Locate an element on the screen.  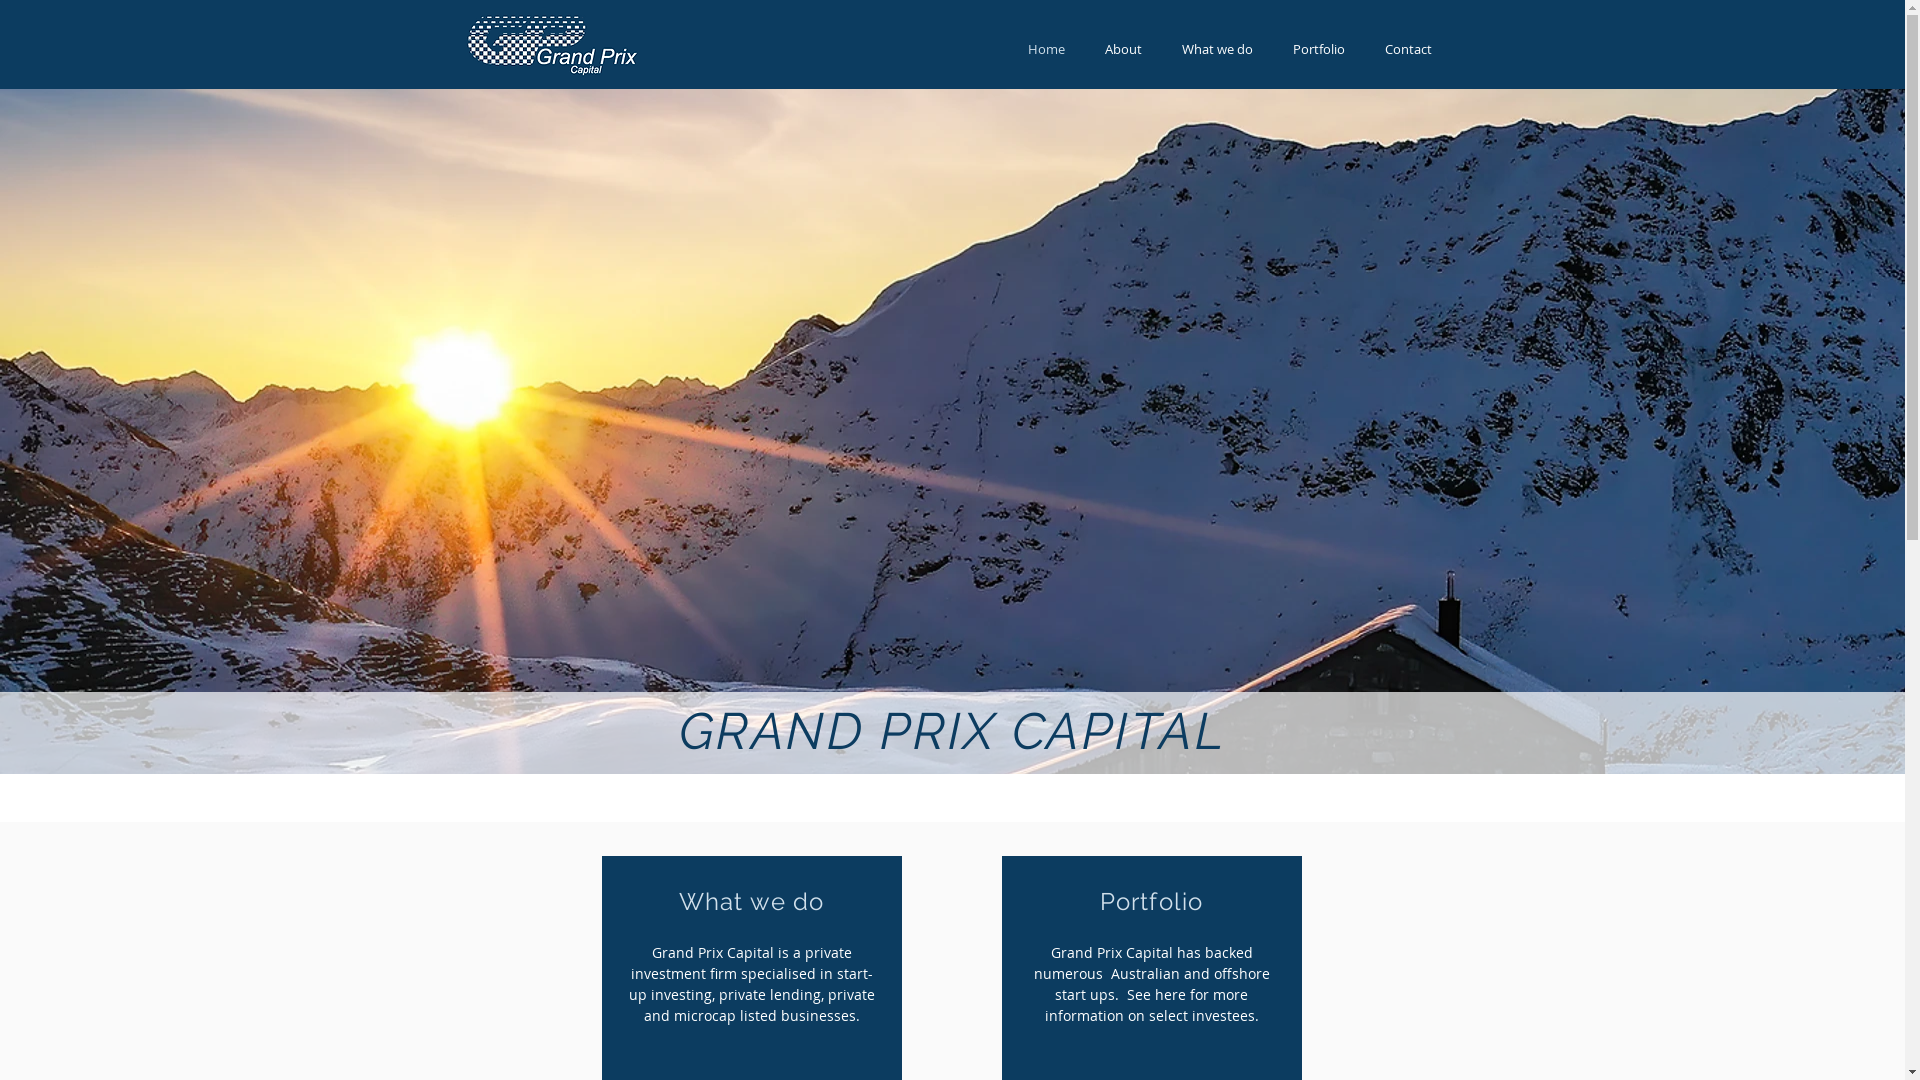
'Portfolio' is located at coordinates (1318, 48).